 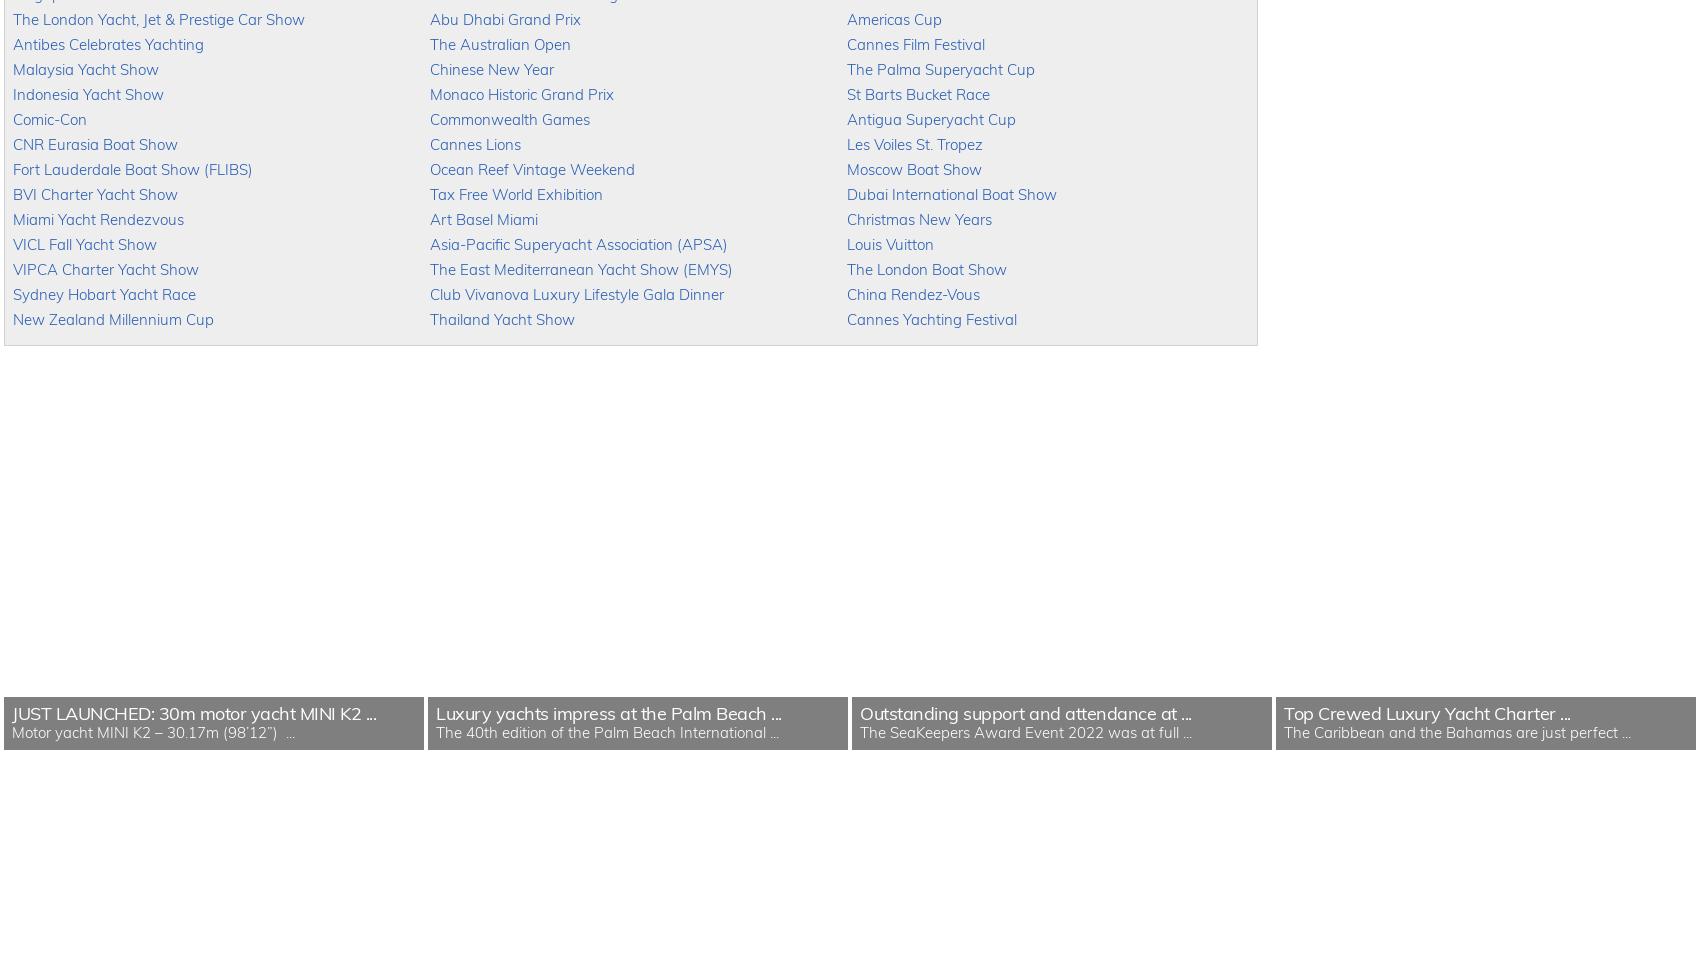 I want to click on 'New Zealand Millennium Cup', so click(x=12, y=319).